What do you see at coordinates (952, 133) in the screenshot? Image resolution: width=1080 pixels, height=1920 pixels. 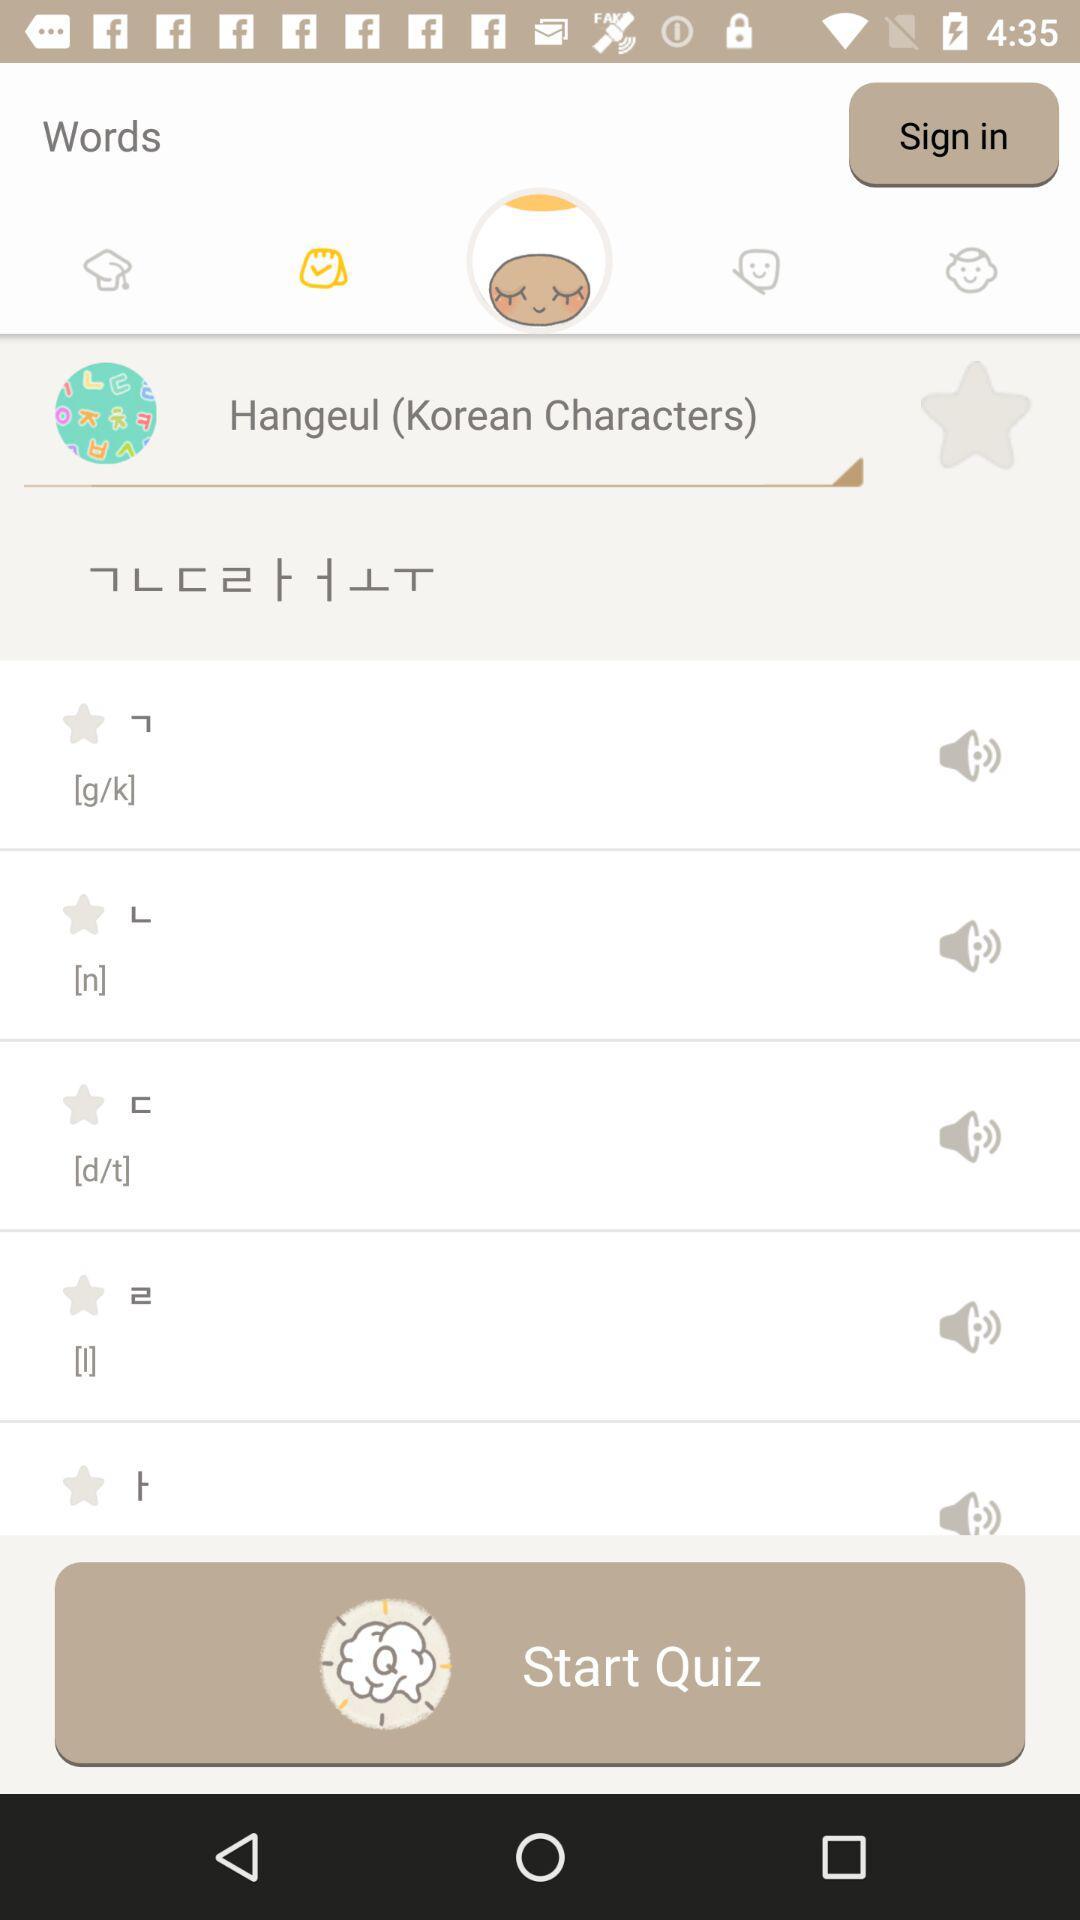 I see `the app to the right of words icon` at bounding box center [952, 133].